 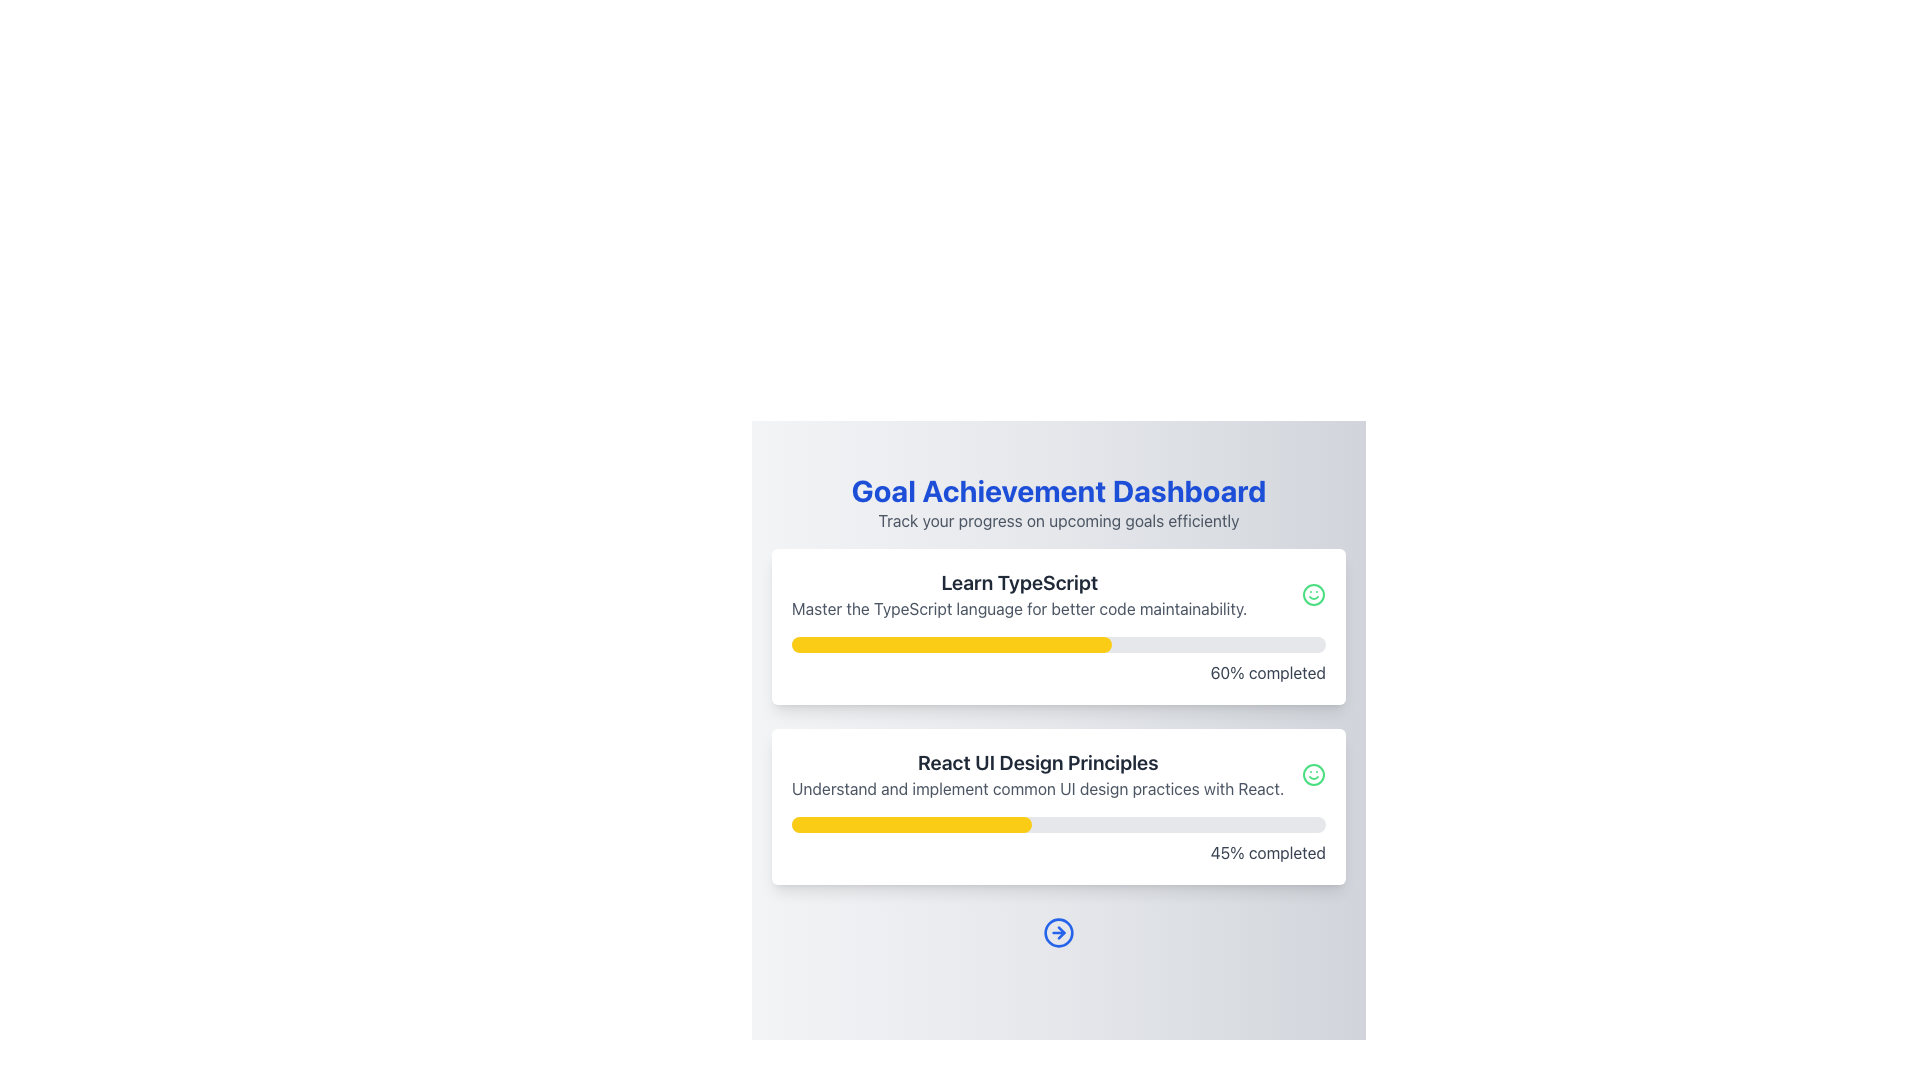 What do you see at coordinates (911, 825) in the screenshot?
I see `the yellow progress bar indicator that represents approximately 45% completion within the 'React UI Design Principles' progress bar in the 'Goal Achievement Dashboard'` at bounding box center [911, 825].